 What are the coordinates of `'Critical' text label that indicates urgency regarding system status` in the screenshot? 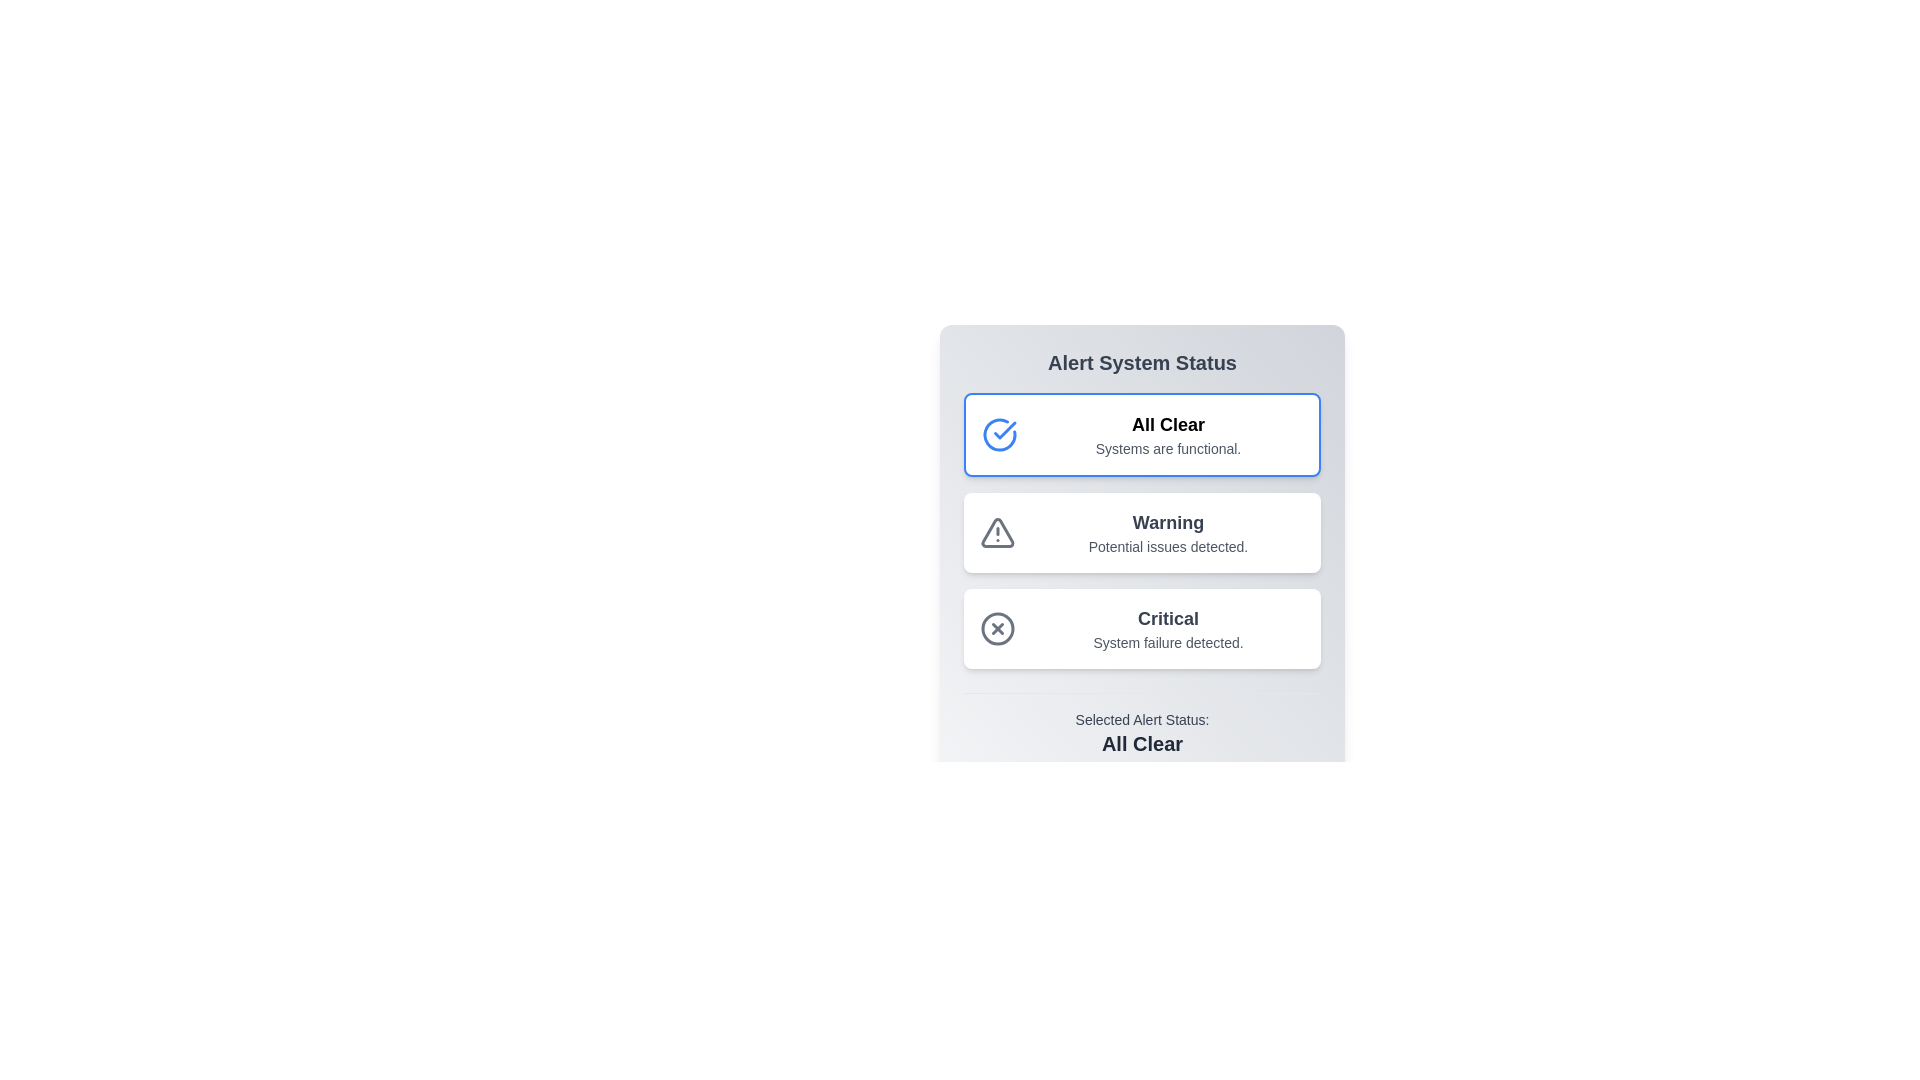 It's located at (1168, 617).